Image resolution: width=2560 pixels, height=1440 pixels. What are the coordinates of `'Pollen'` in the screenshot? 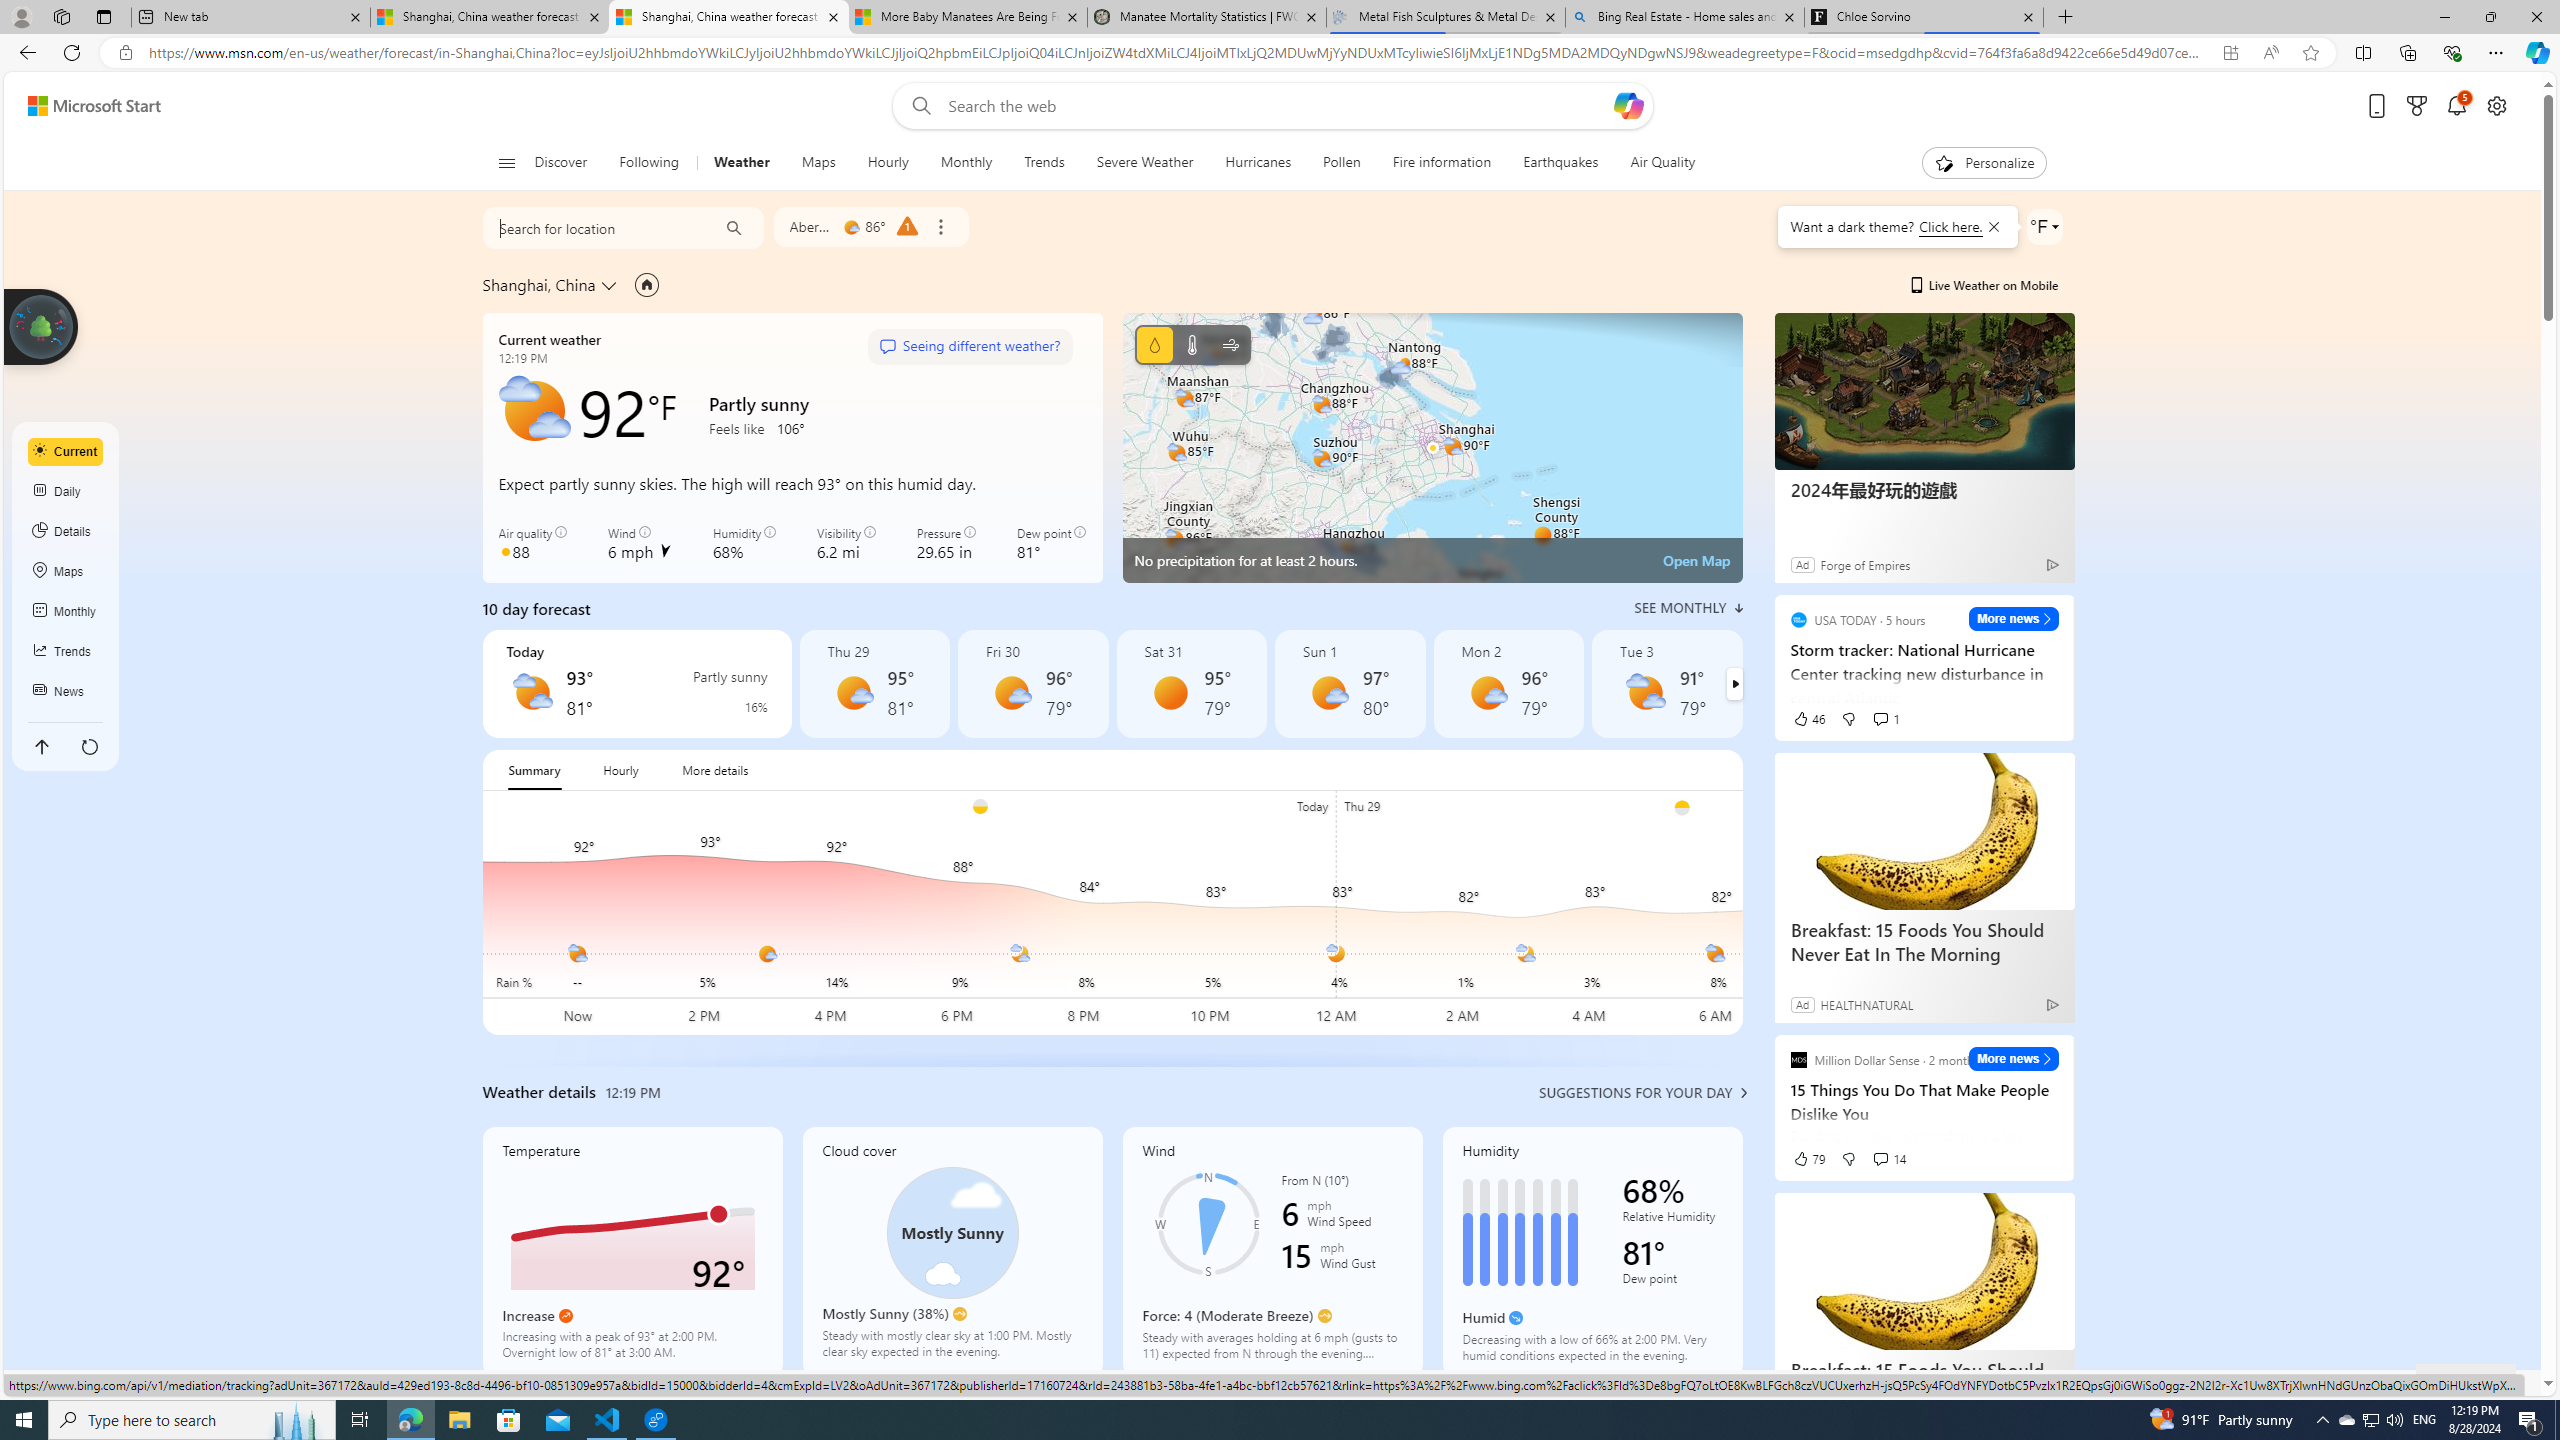 It's located at (1341, 162).